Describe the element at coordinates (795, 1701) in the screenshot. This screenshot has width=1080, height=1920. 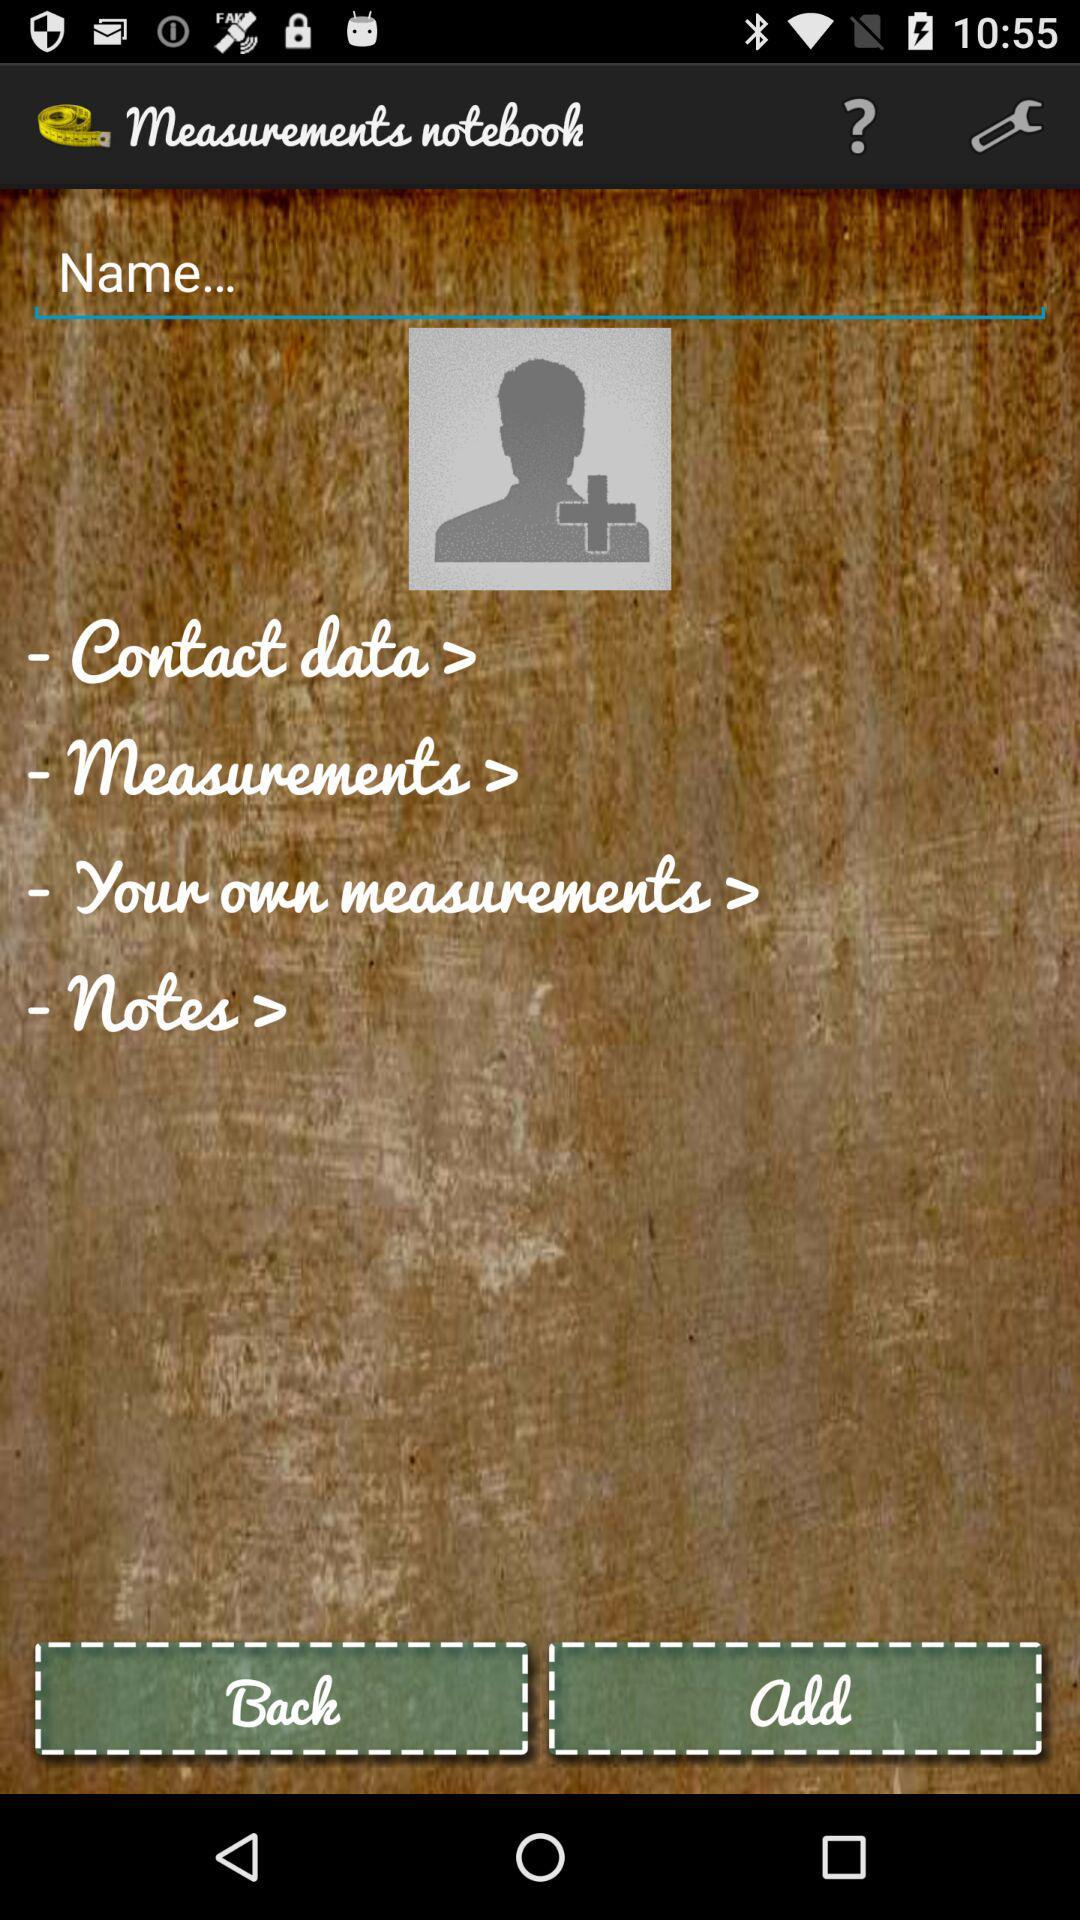
I see `the button next to back icon` at that location.